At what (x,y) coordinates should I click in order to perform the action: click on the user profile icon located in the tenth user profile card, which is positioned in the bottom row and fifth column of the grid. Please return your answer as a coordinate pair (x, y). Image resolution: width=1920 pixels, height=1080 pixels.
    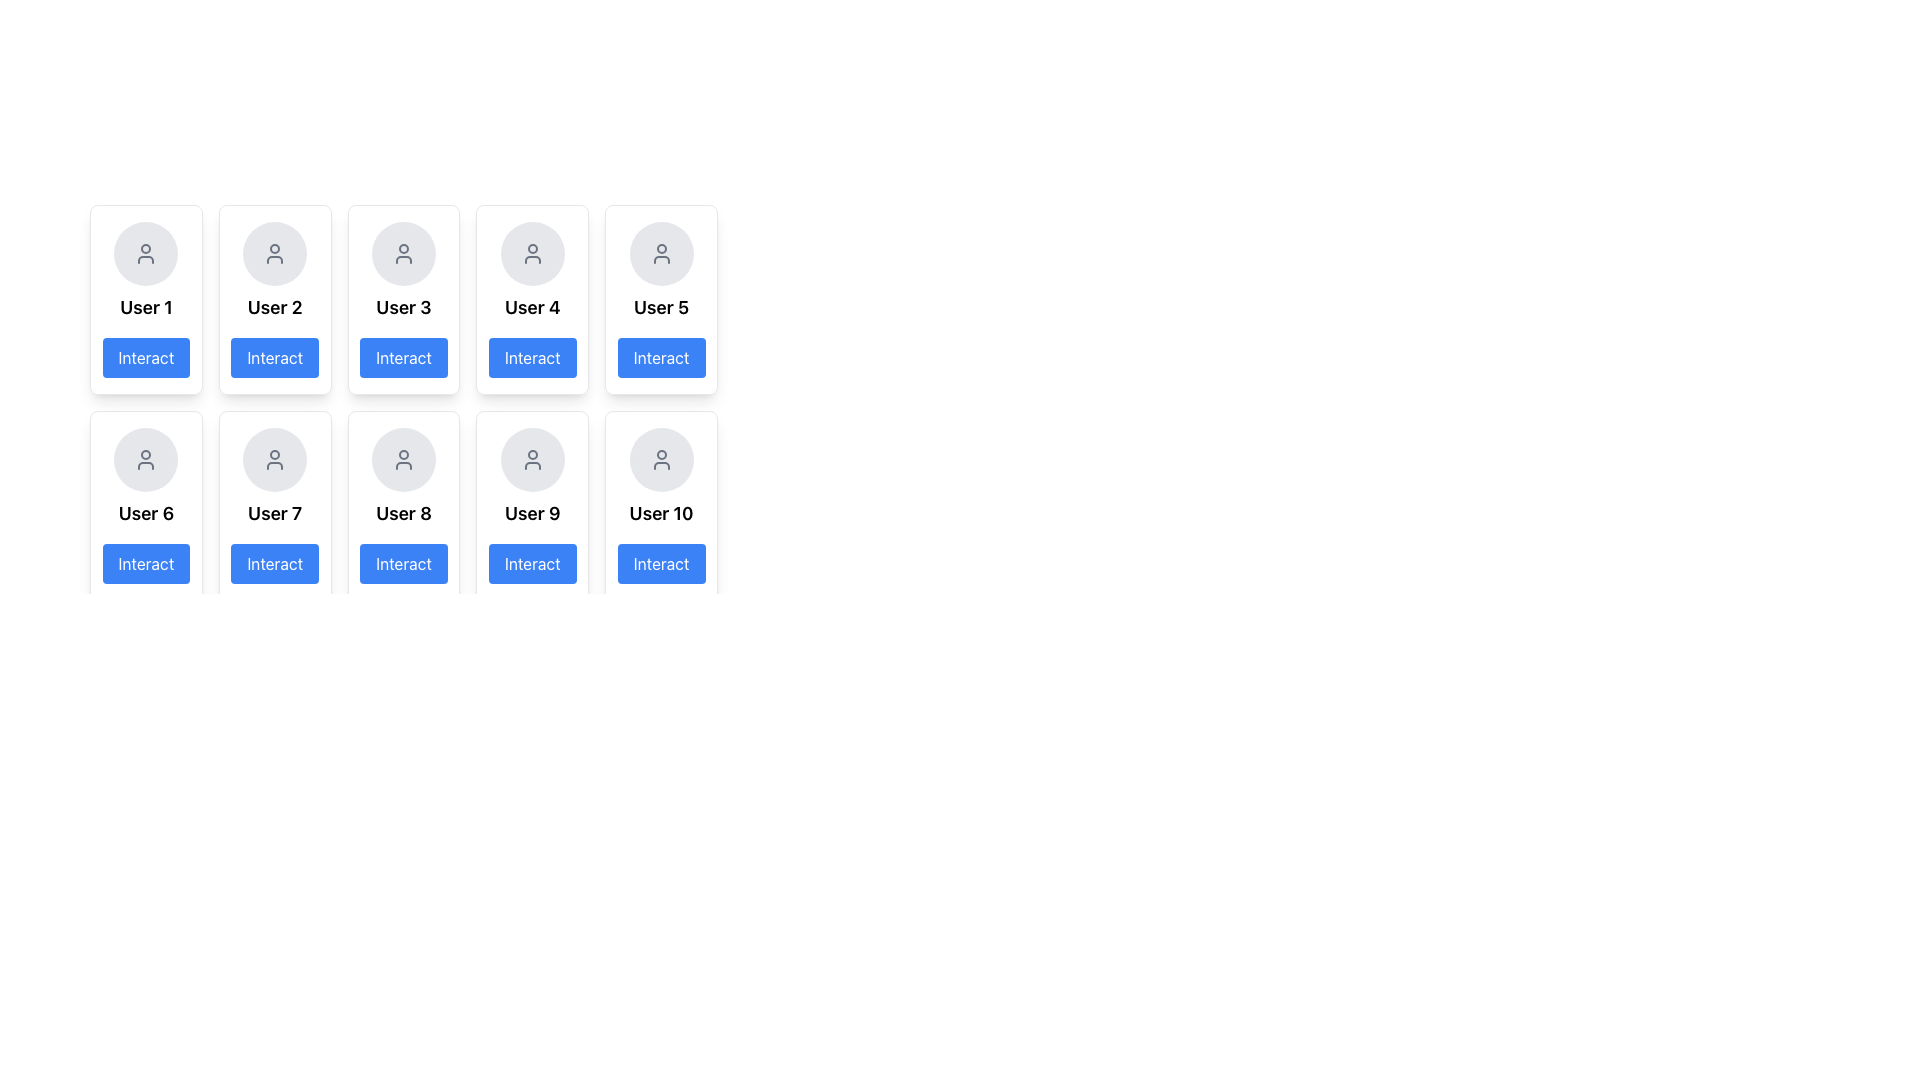
    Looking at the image, I should click on (661, 459).